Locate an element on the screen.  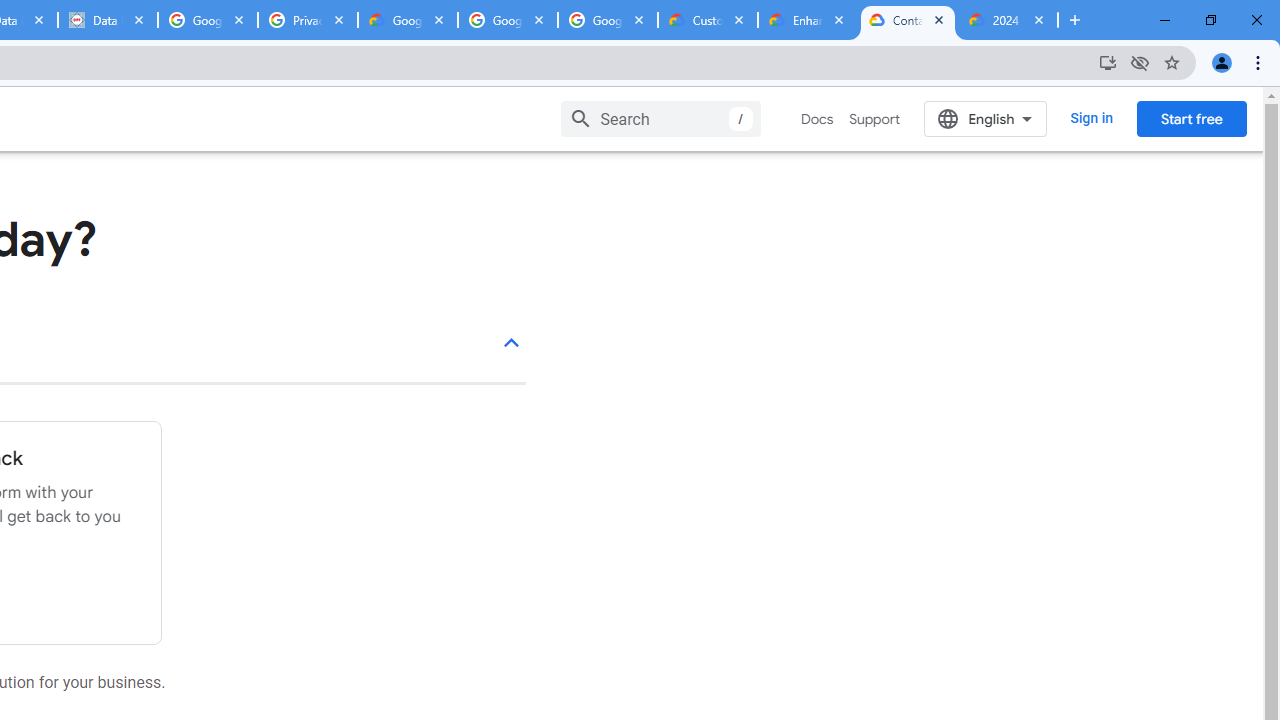
'Minimize' is located at coordinates (1165, 20).